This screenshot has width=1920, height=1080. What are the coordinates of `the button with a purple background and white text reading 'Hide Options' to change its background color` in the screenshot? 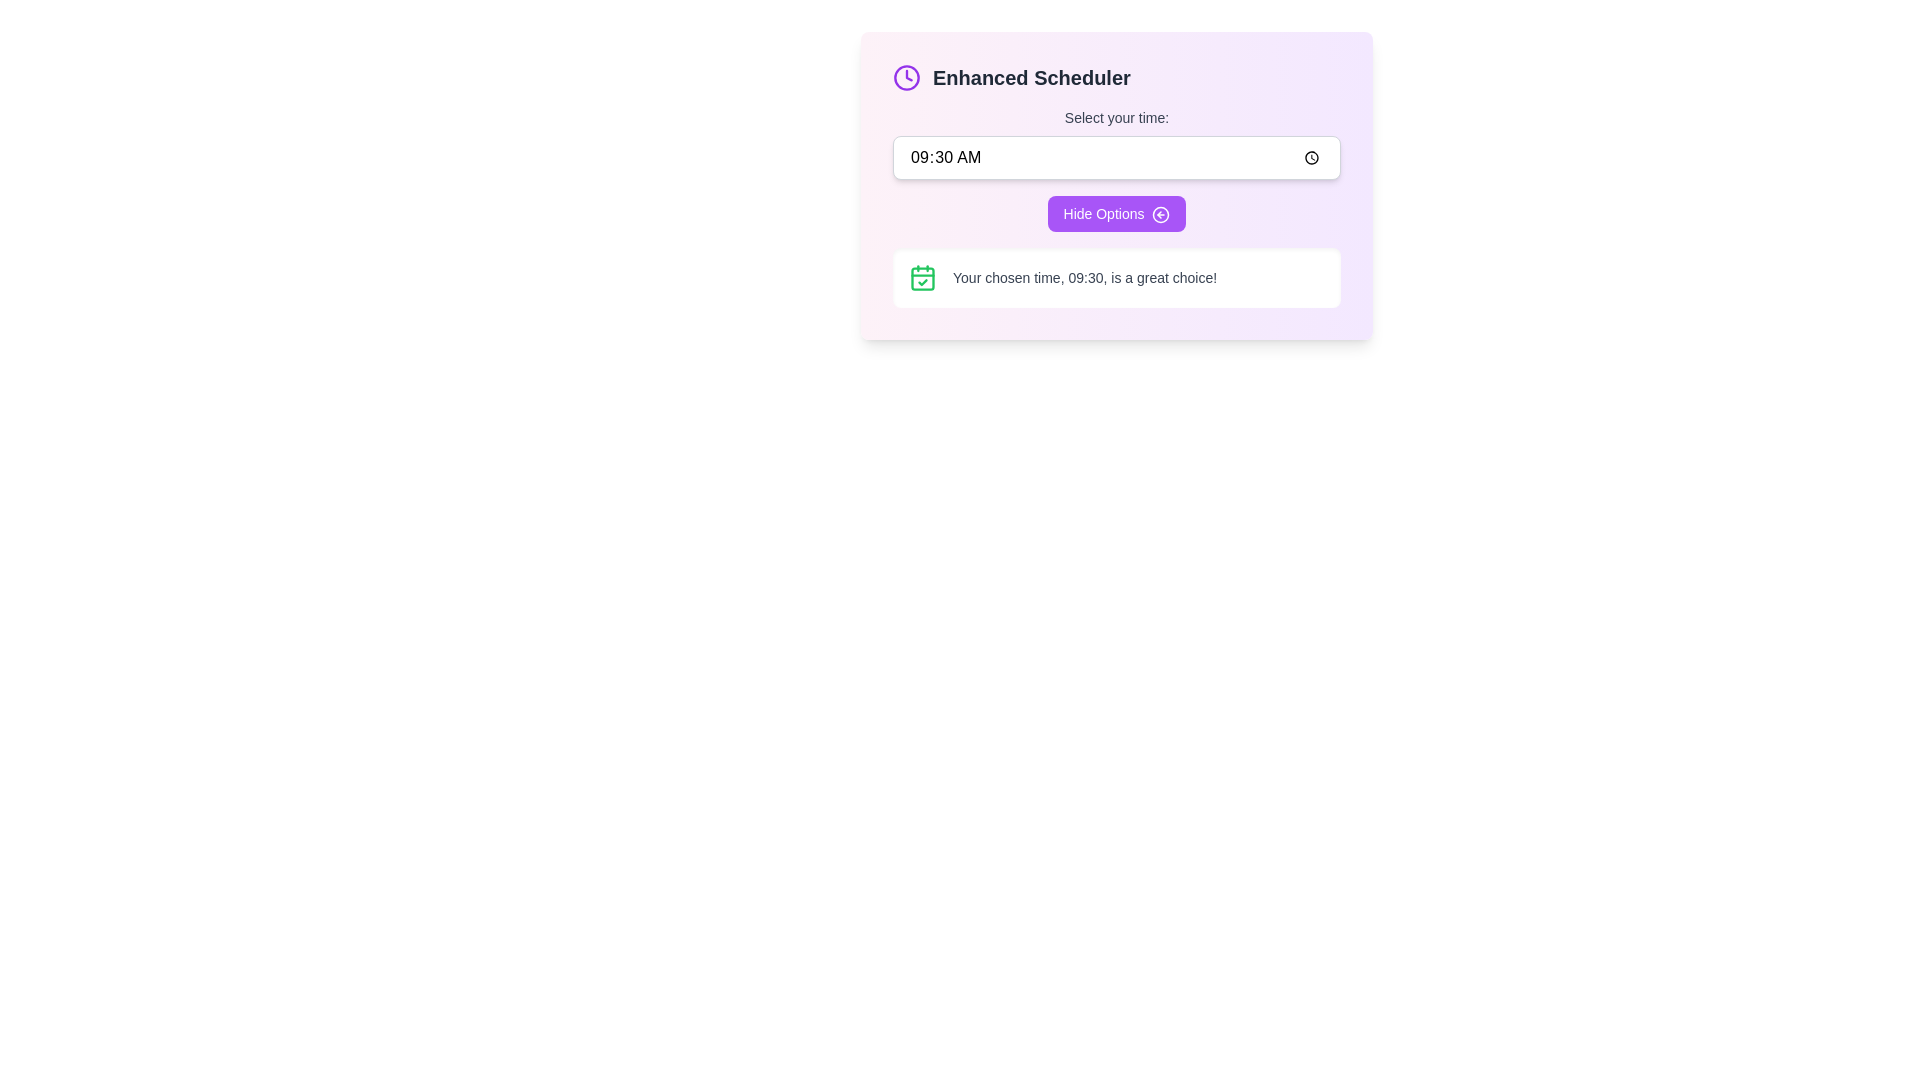 It's located at (1116, 213).